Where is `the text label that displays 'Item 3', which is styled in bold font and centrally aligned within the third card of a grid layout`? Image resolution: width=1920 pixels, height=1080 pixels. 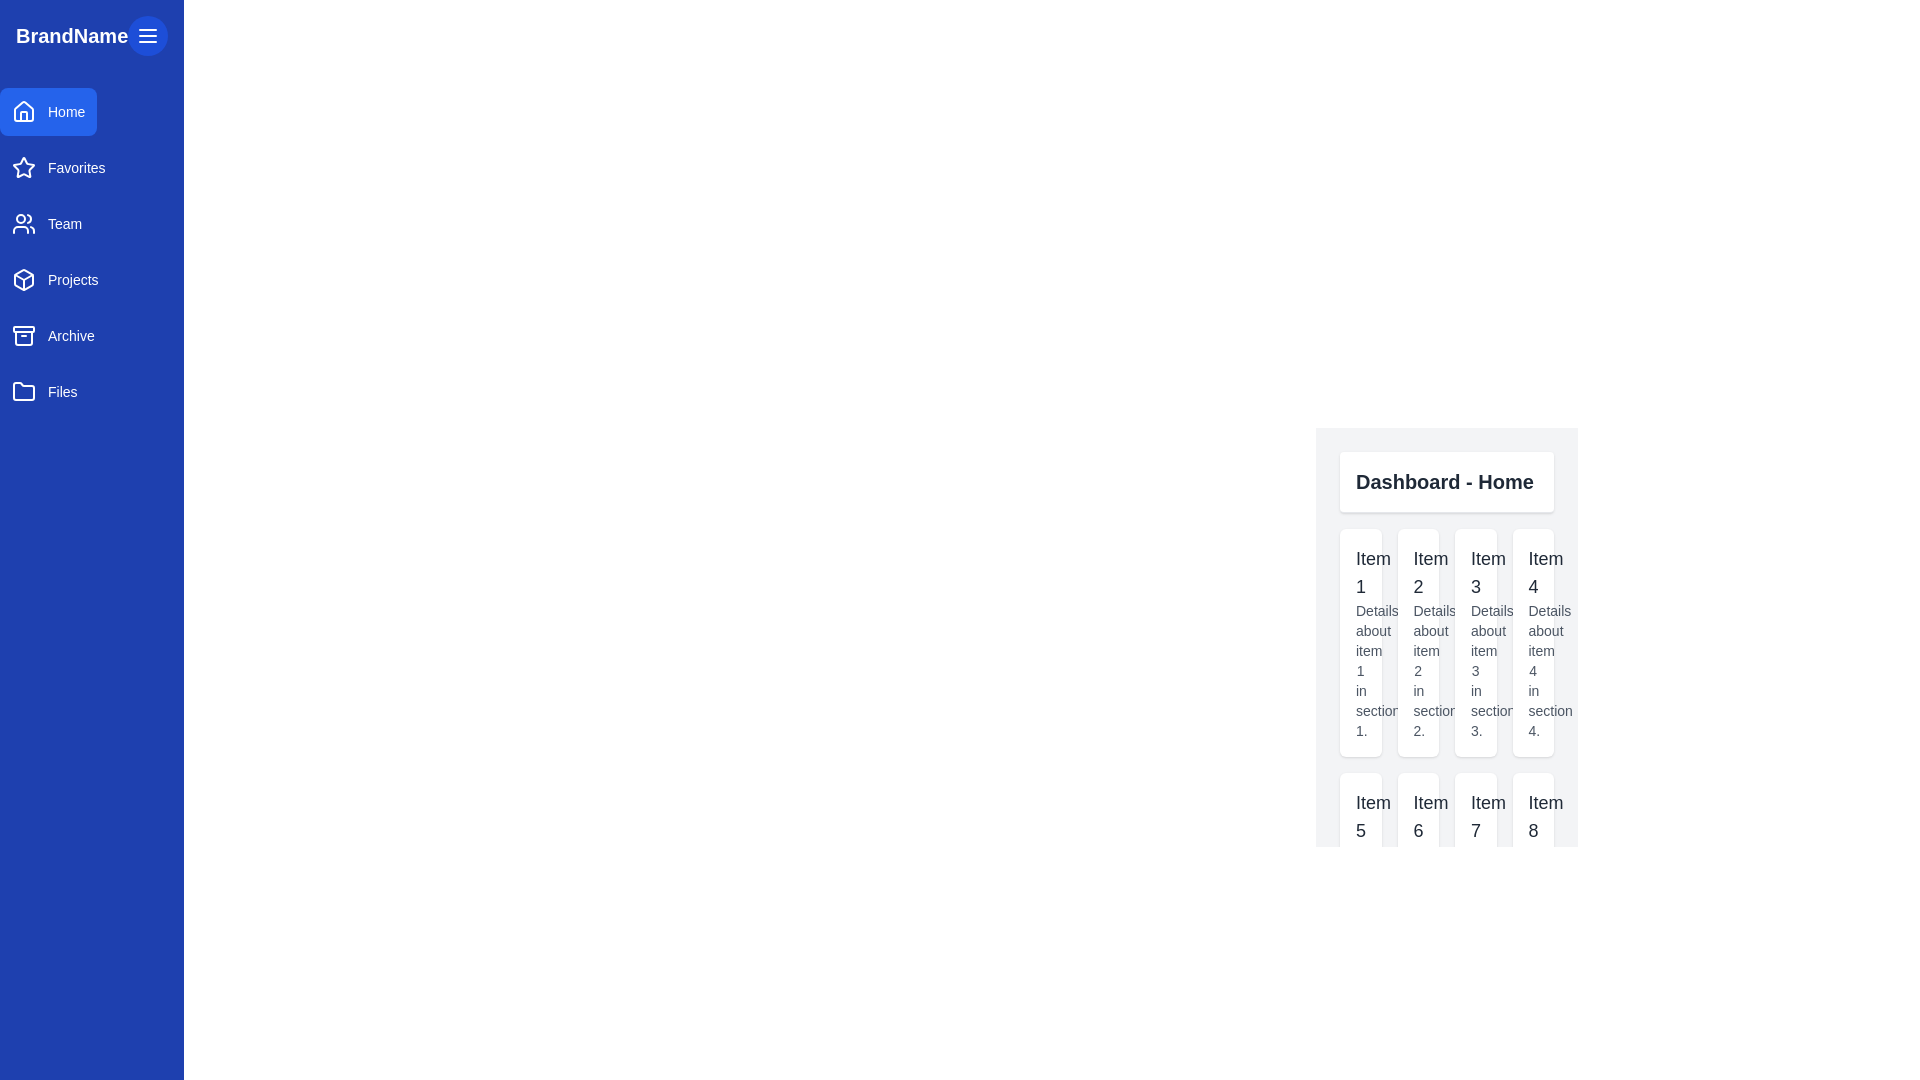
the text label that displays 'Item 3', which is styled in bold font and centrally aligned within the third card of a grid layout is located at coordinates (1475, 573).